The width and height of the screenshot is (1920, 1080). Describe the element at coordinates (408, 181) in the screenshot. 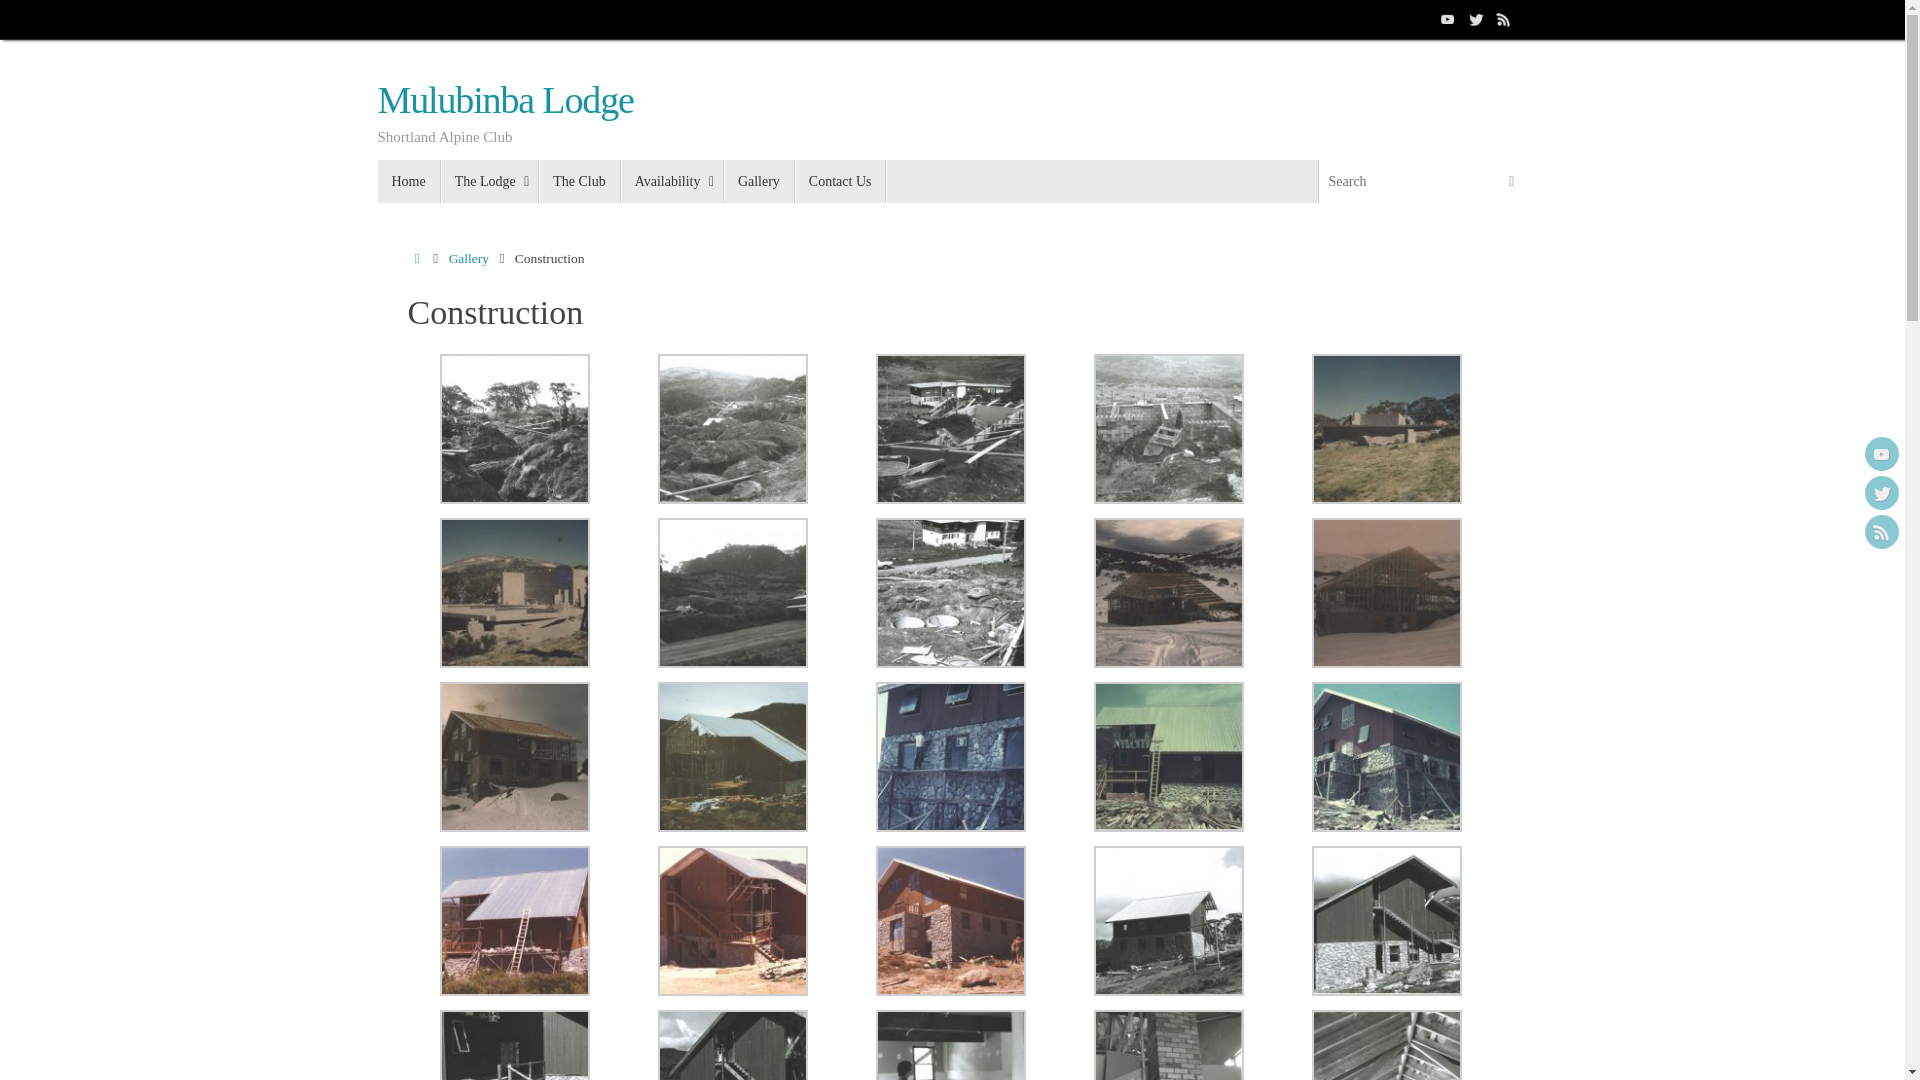

I see `'Home'` at that location.